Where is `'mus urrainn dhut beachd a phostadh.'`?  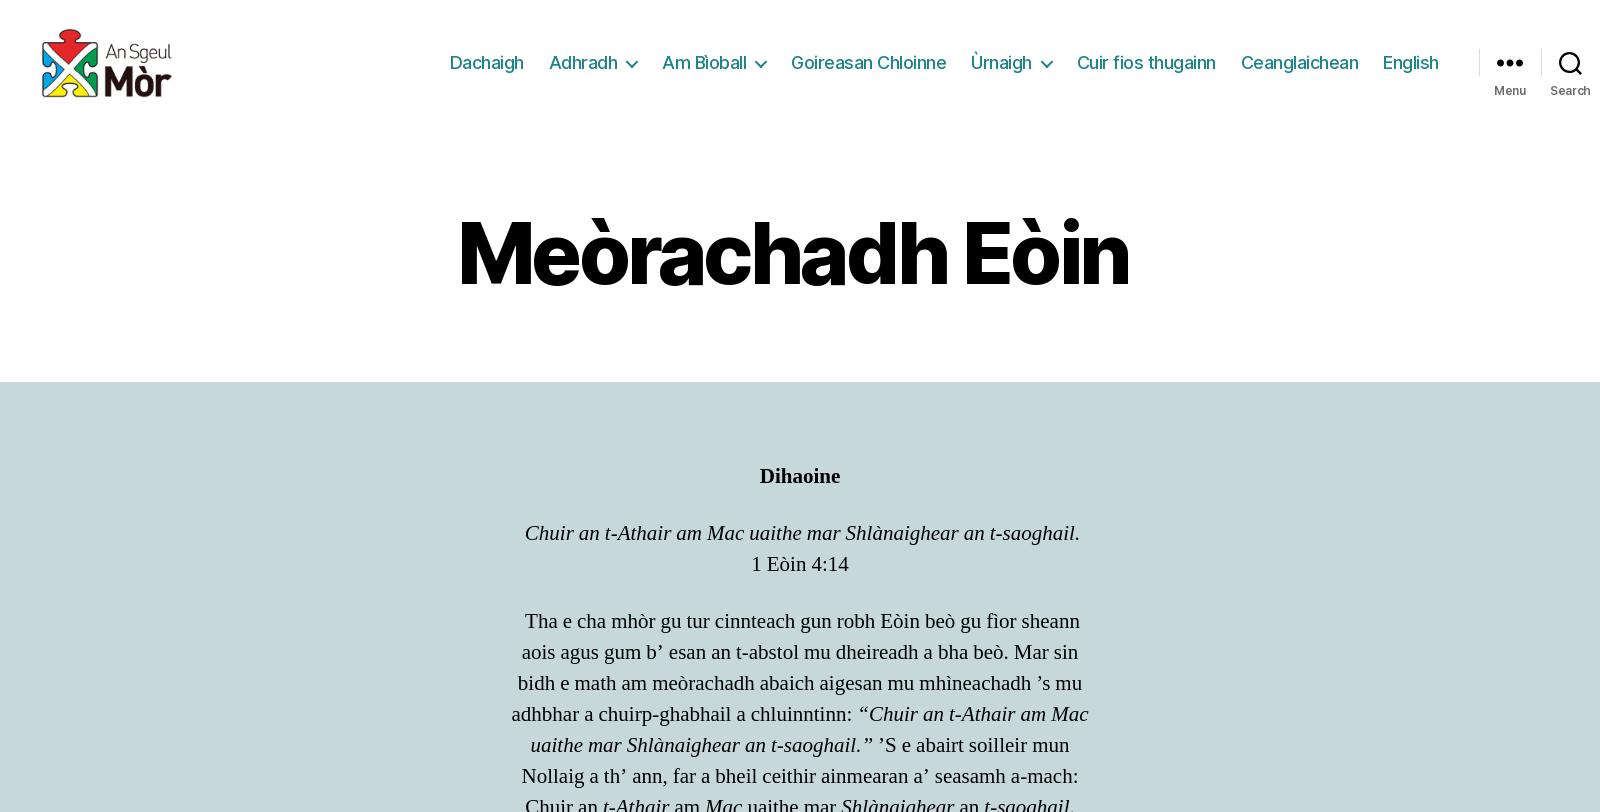 'mus urrainn dhut beachd a phostadh.' is located at coordinates (895, 608).